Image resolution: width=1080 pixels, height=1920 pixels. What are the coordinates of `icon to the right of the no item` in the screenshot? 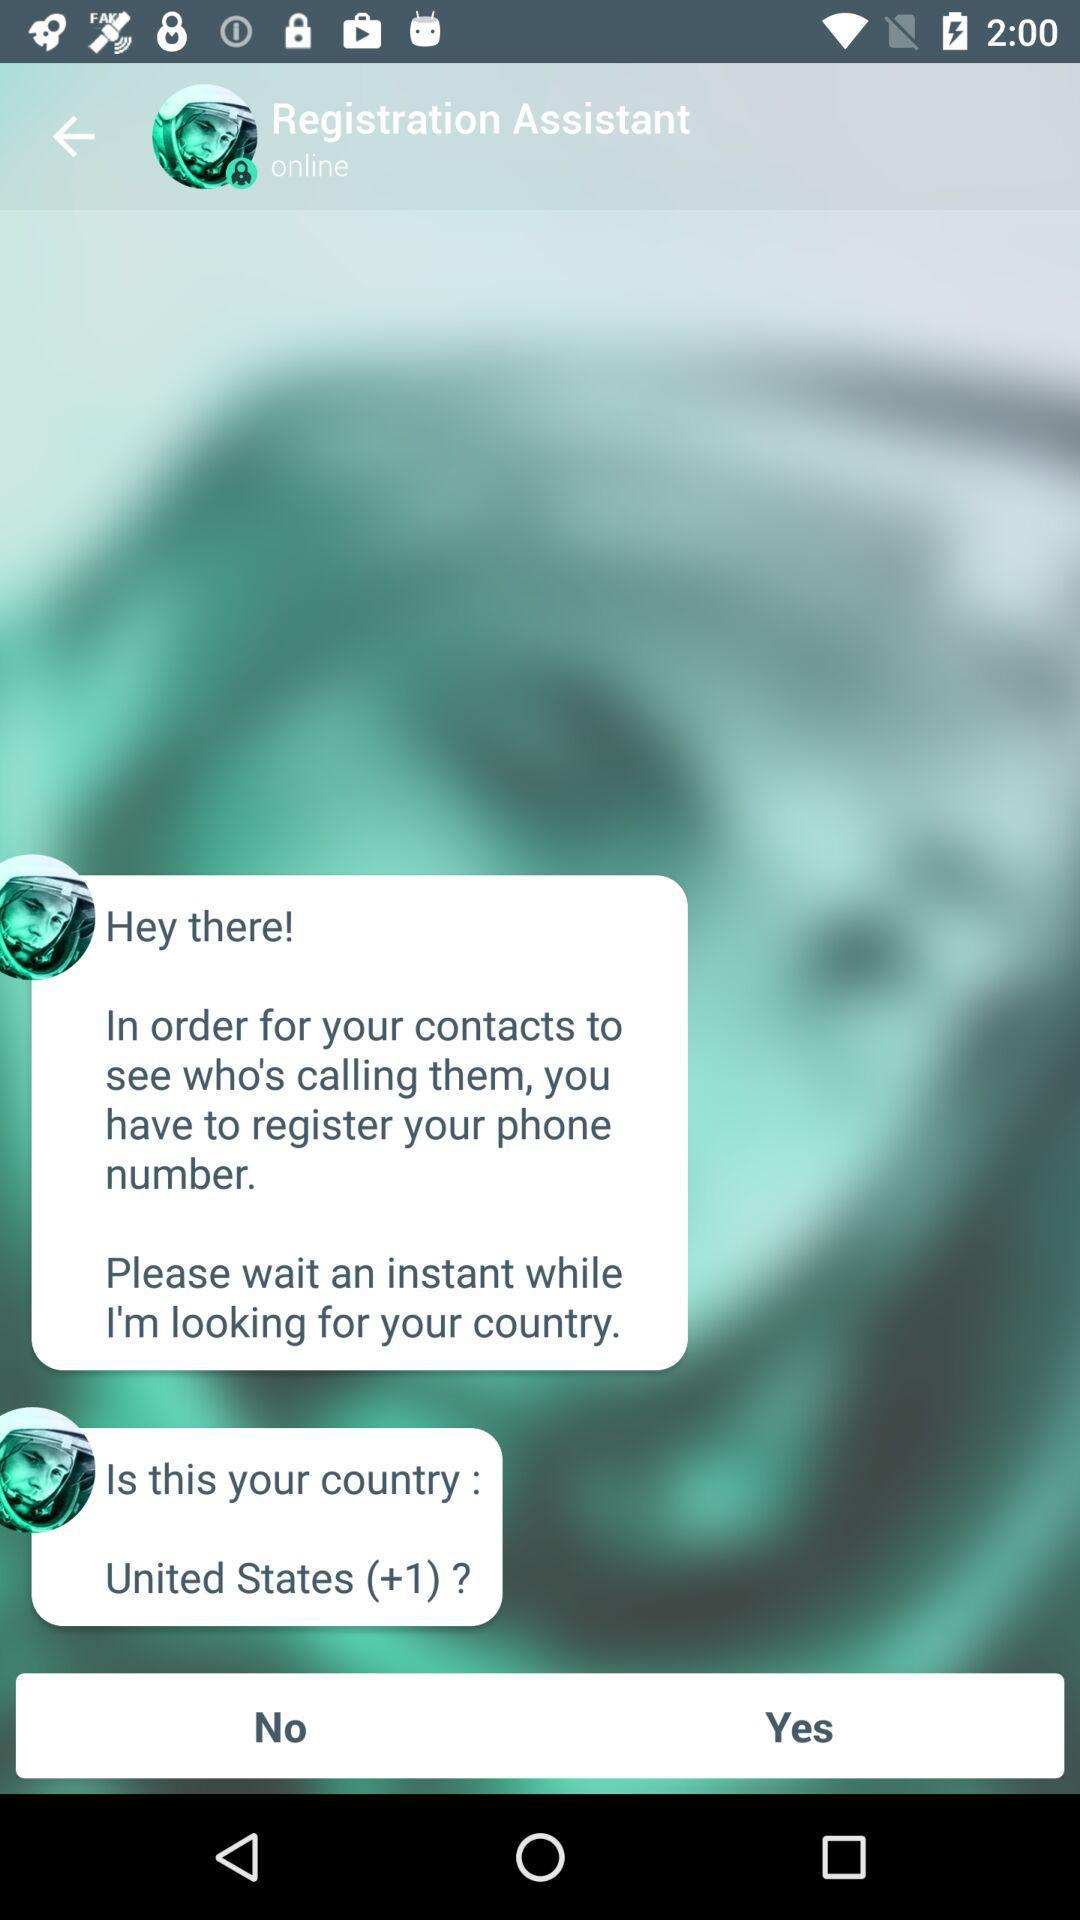 It's located at (798, 1724).